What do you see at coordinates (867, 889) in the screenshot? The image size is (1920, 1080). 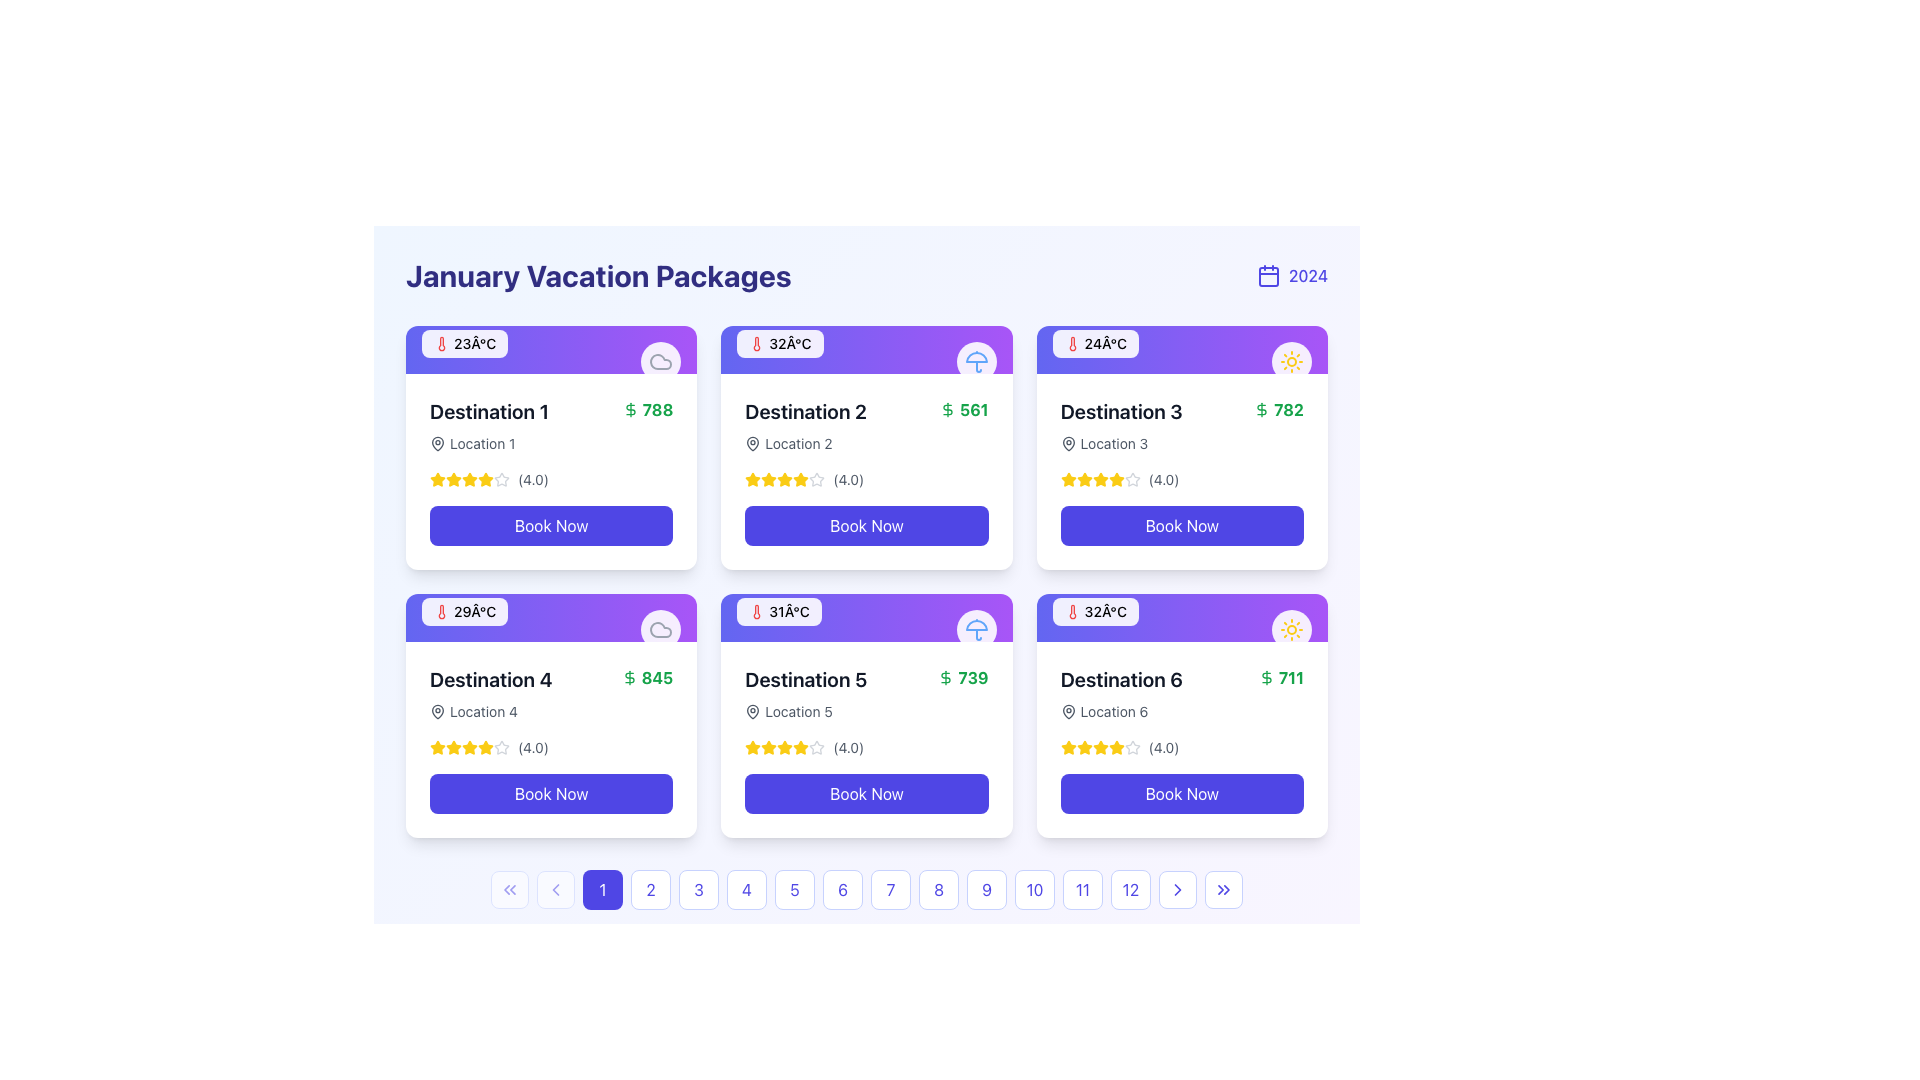 I see `the seventh page selection button in the pagination control` at bounding box center [867, 889].